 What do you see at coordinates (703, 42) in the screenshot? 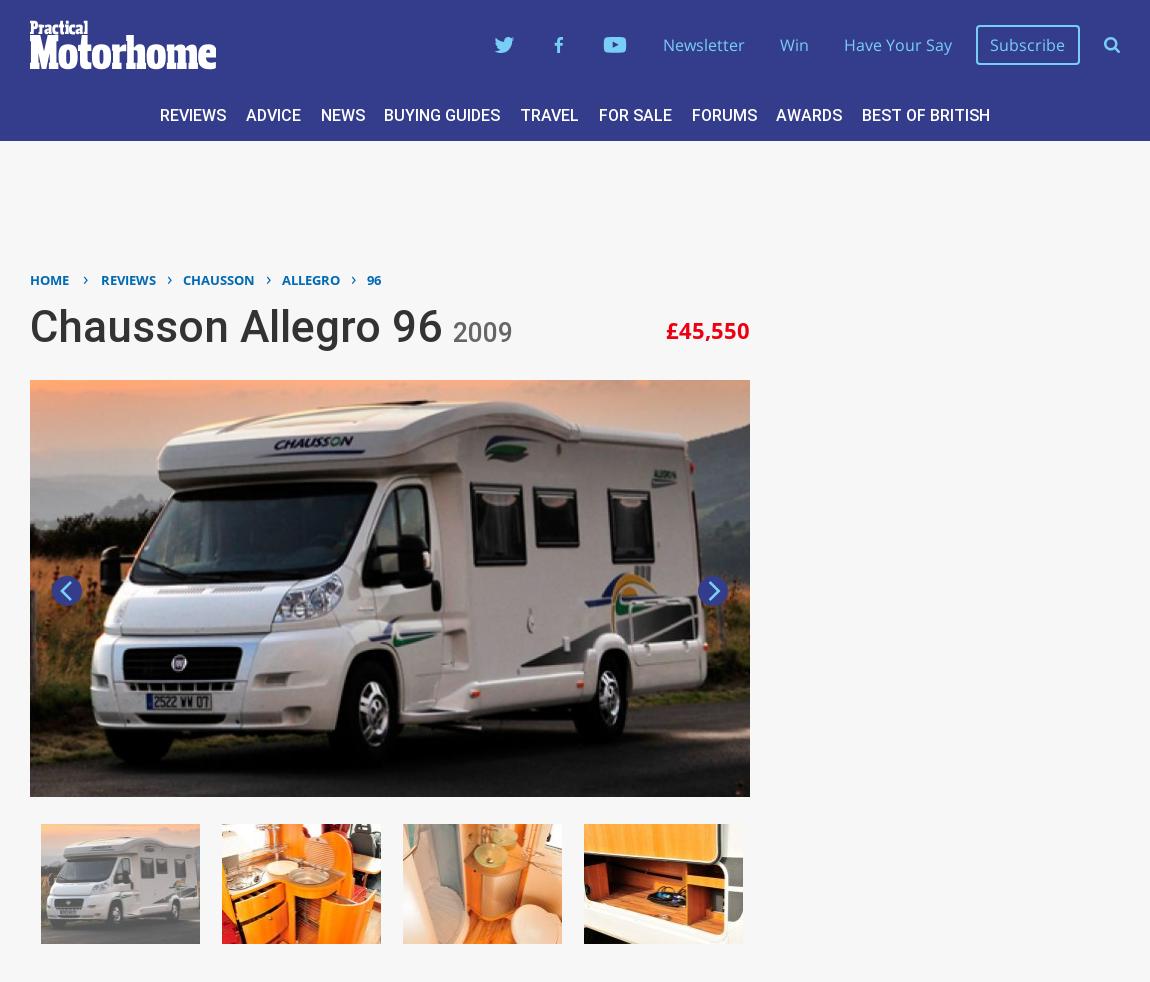
I see `'Newsletter'` at bounding box center [703, 42].